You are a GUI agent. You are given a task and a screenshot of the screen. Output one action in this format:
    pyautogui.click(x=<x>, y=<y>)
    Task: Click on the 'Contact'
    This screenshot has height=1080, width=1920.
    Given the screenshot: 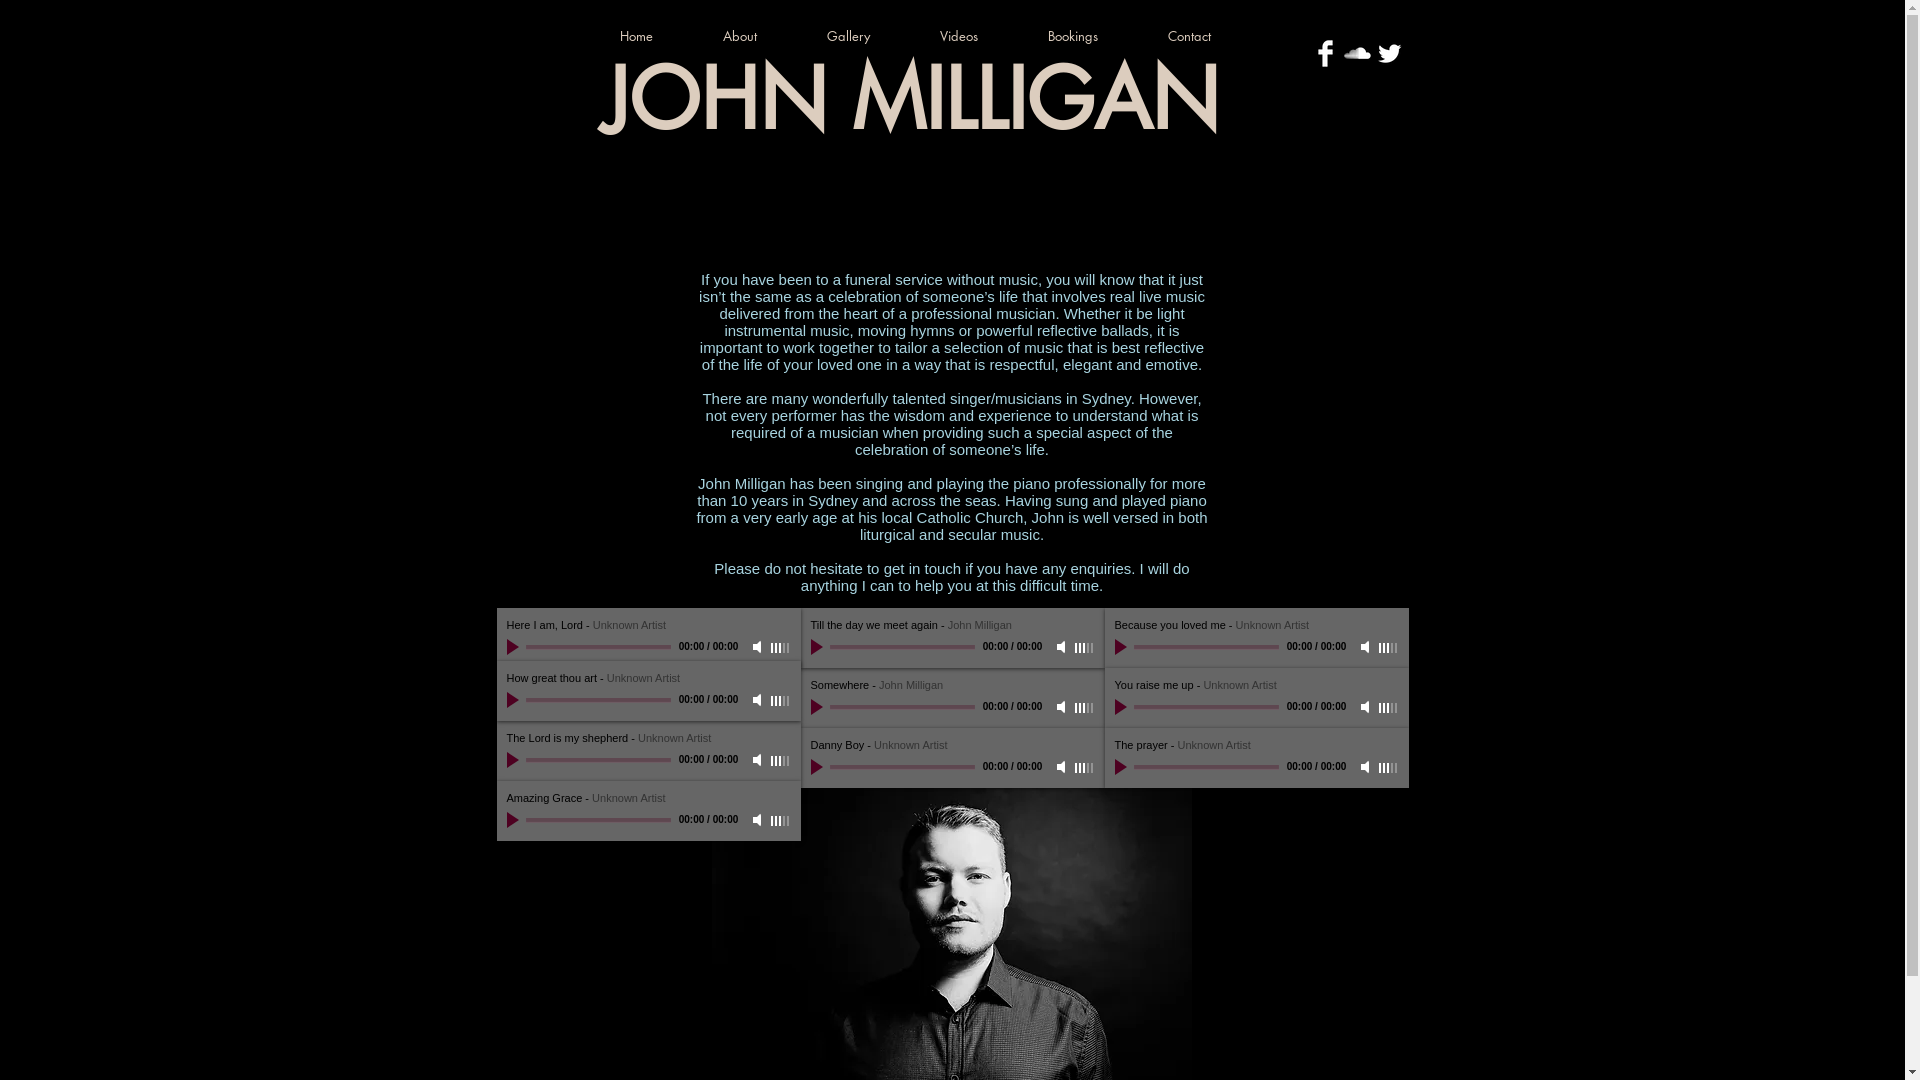 What is the action you would take?
    pyautogui.click(x=1150, y=35)
    